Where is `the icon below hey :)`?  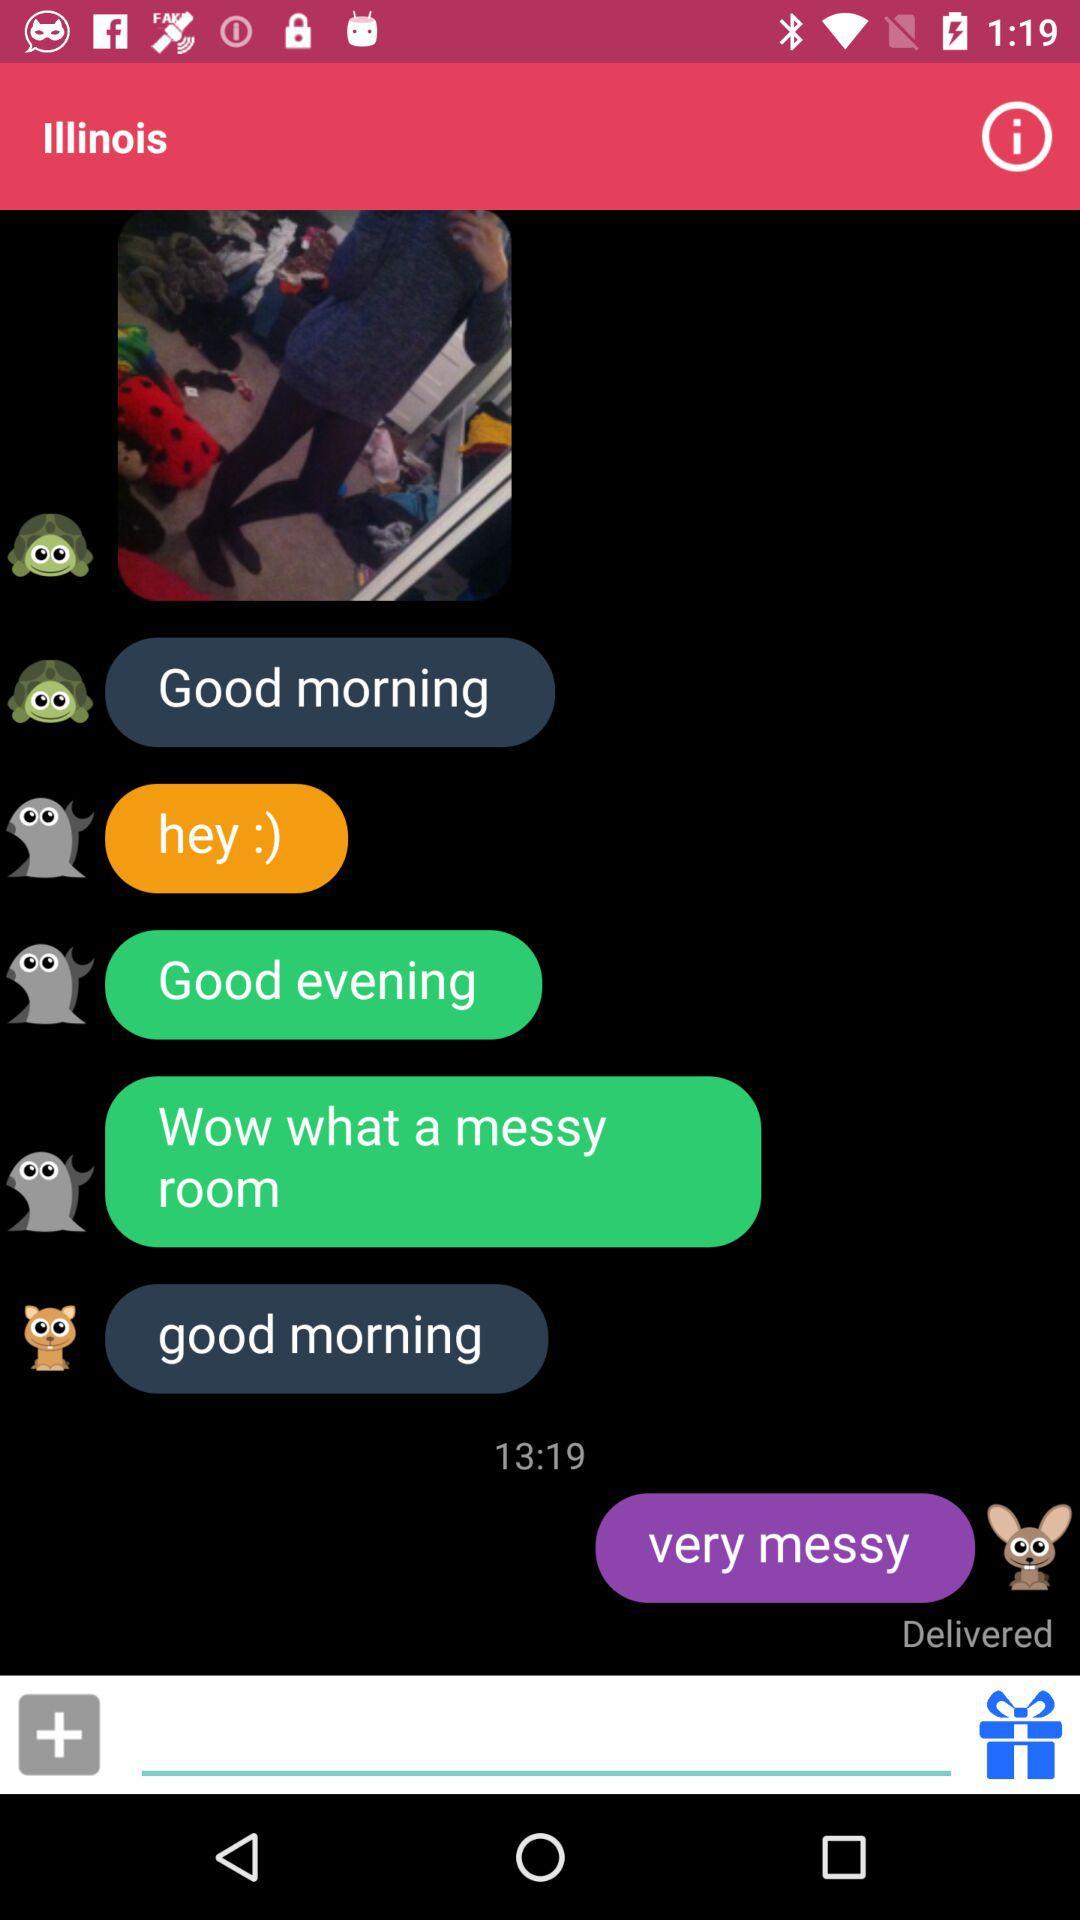 the icon below hey :) is located at coordinates (322, 984).